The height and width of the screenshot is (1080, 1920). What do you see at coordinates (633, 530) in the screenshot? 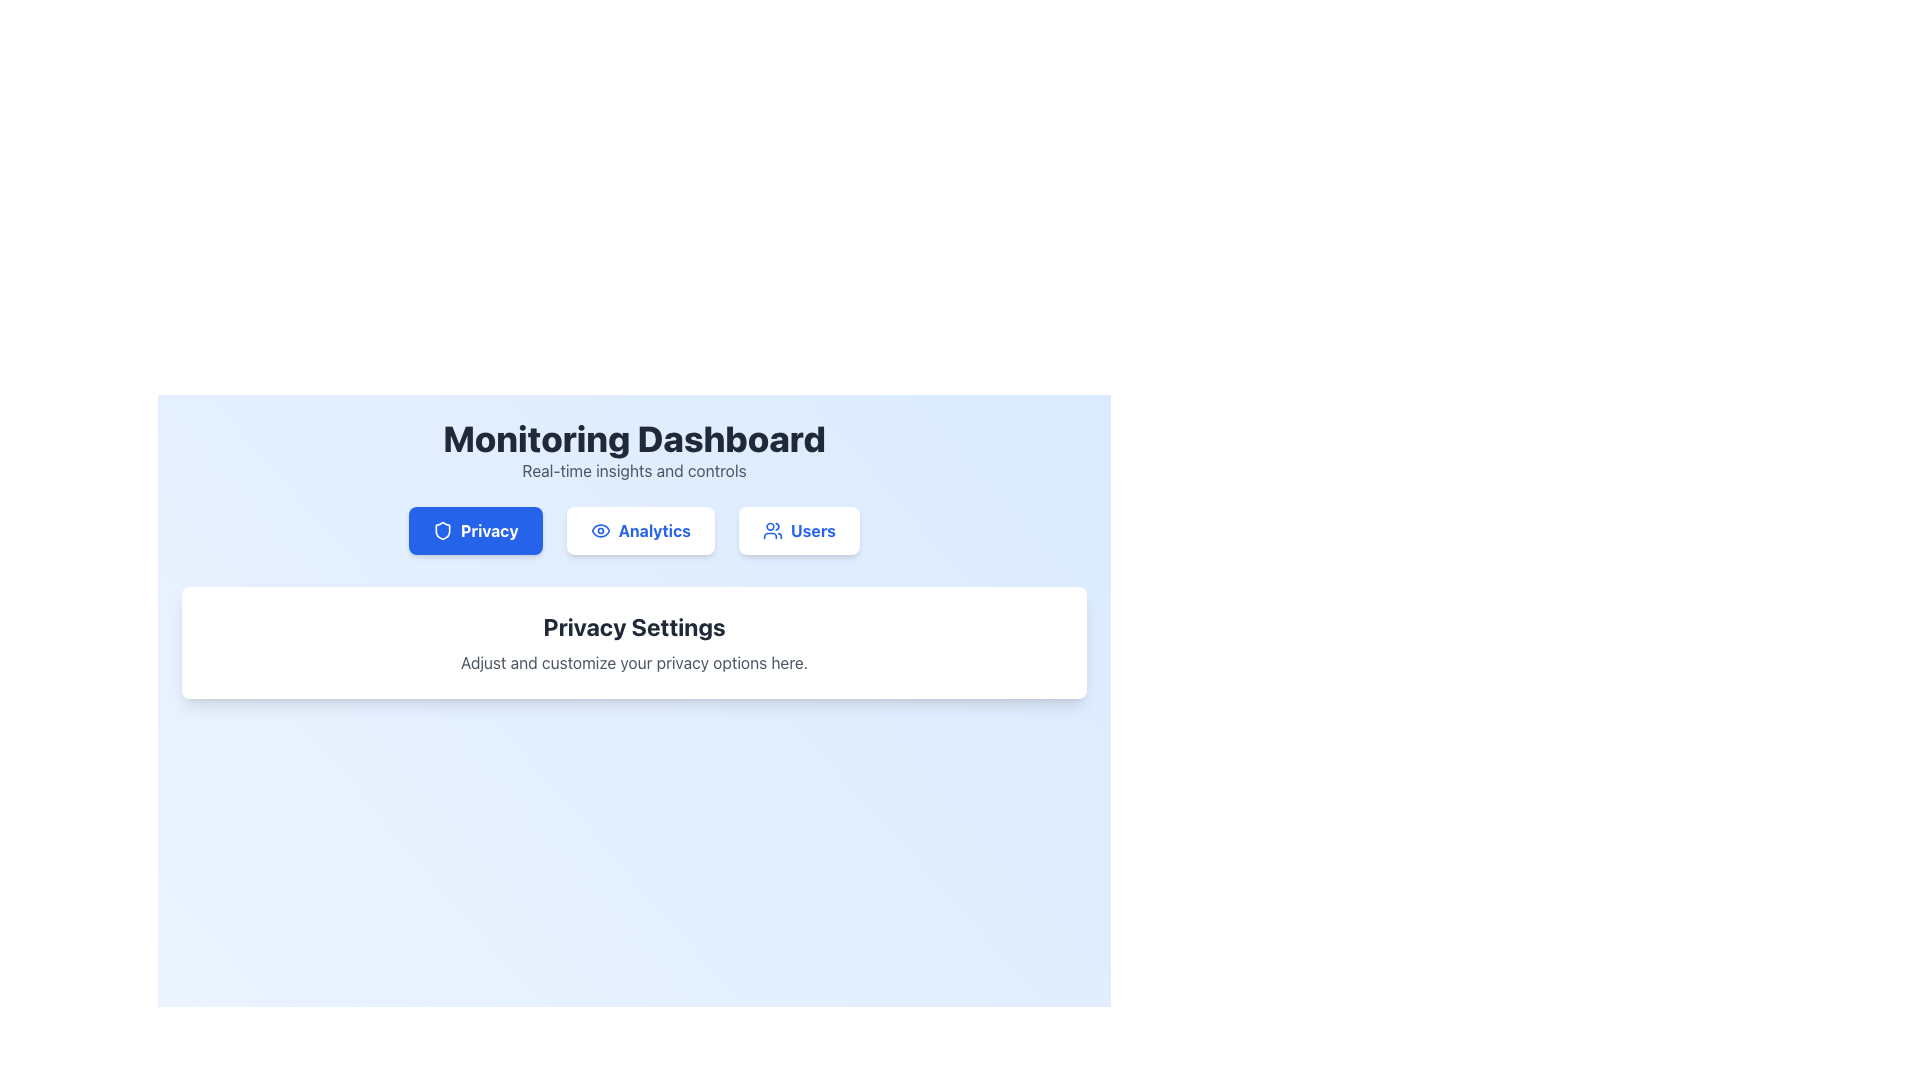
I see `the 'Analytics' button in the Horizontal Navigation Bar, which is a horizontally-aligned row of three buttons labeled 'Privacy', 'Analytics', and 'Users'` at bounding box center [633, 530].